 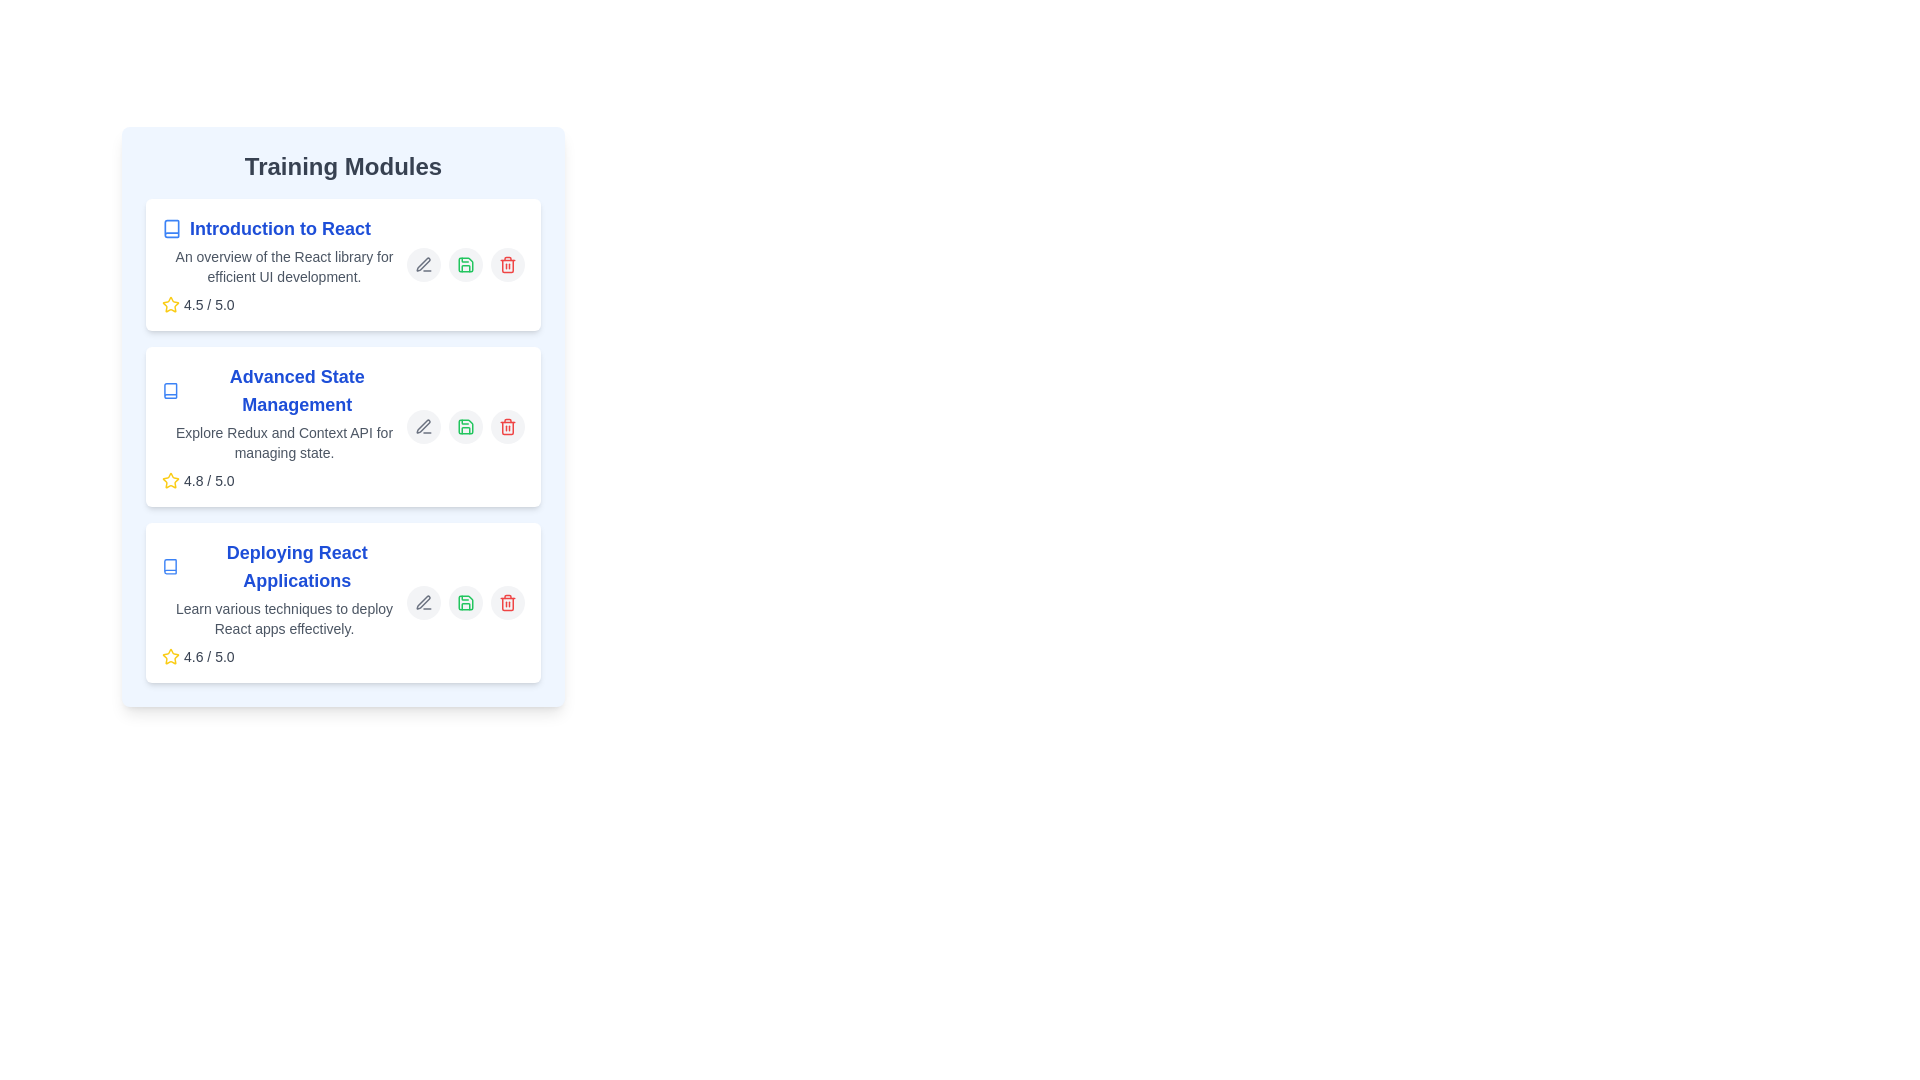 What do you see at coordinates (422, 601) in the screenshot?
I see `the small pencil-shaped edit icon located beside the title of the training module 'Deploying React Applications'` at bounding box center [422, 601].